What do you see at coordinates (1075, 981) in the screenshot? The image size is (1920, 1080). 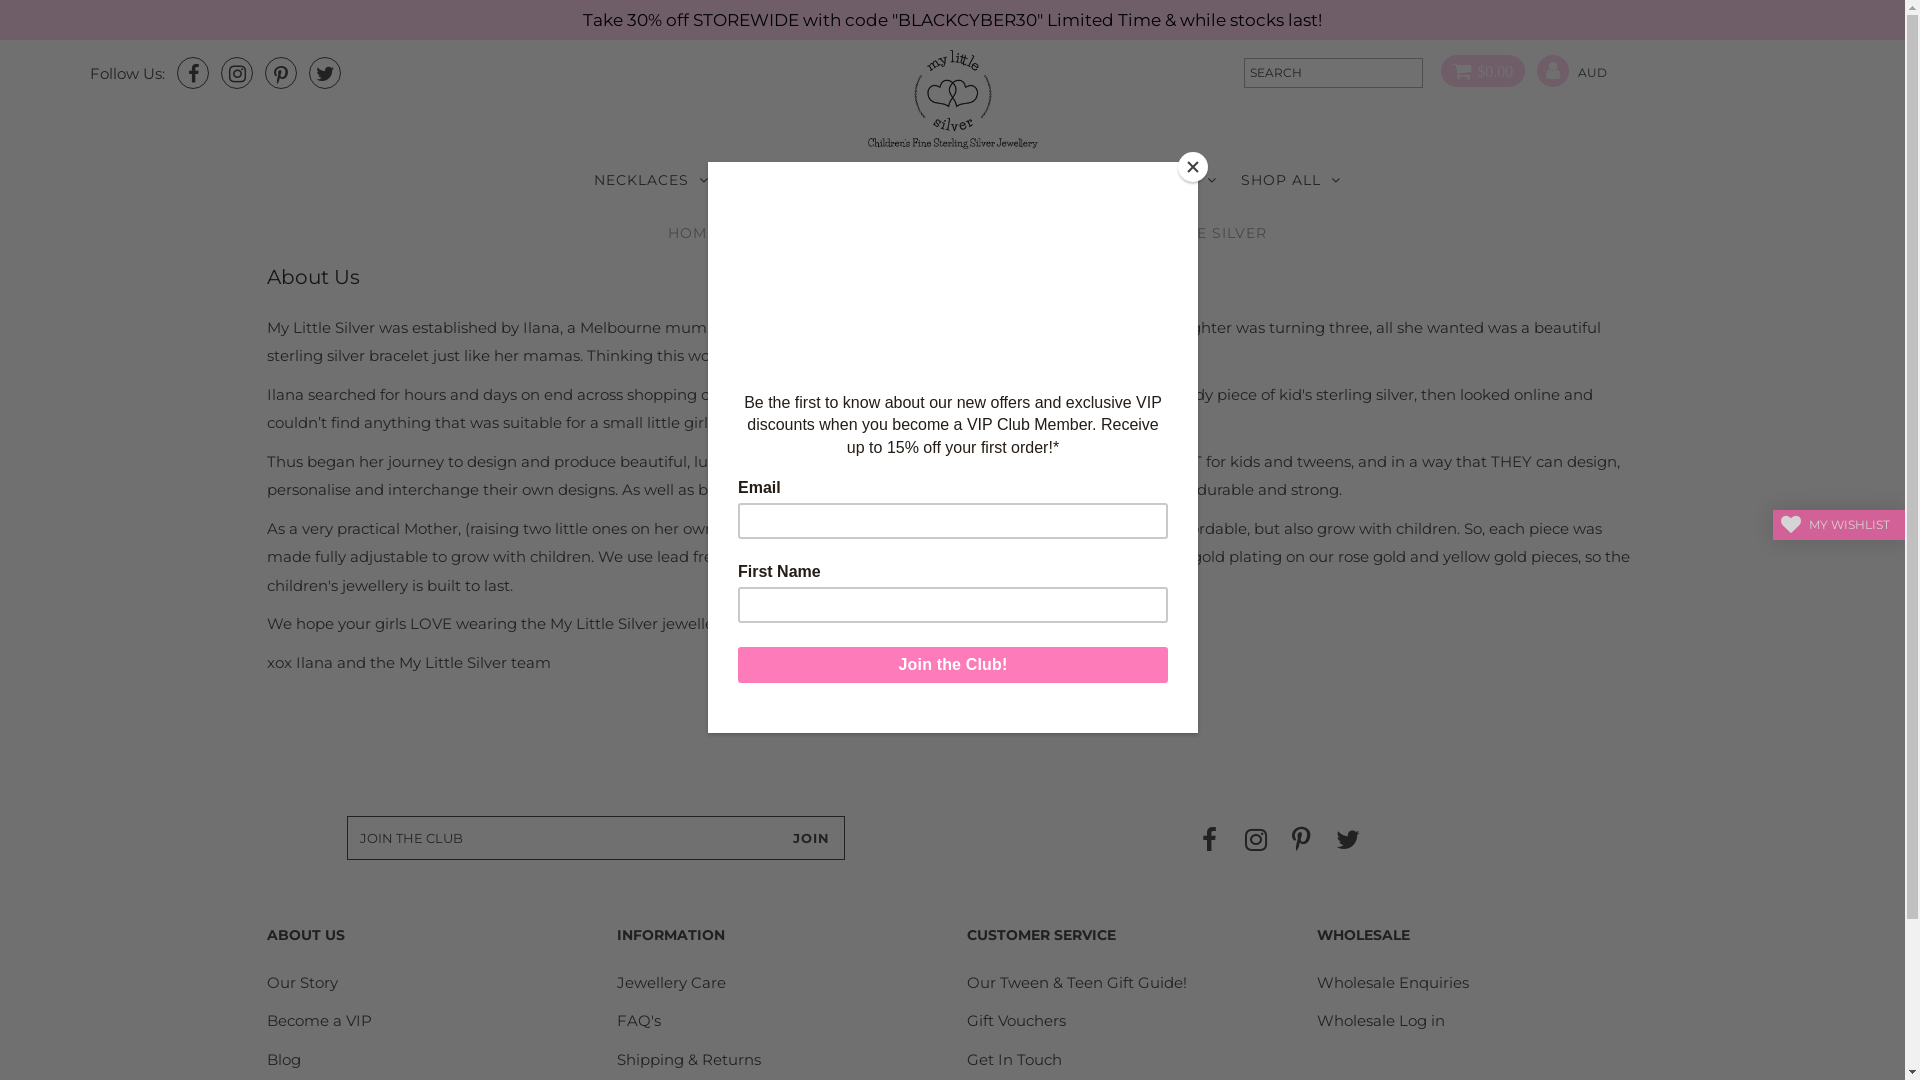 I see `'Our Tween & Teen Gift Guide!'` at bounding box center [1075, 981].